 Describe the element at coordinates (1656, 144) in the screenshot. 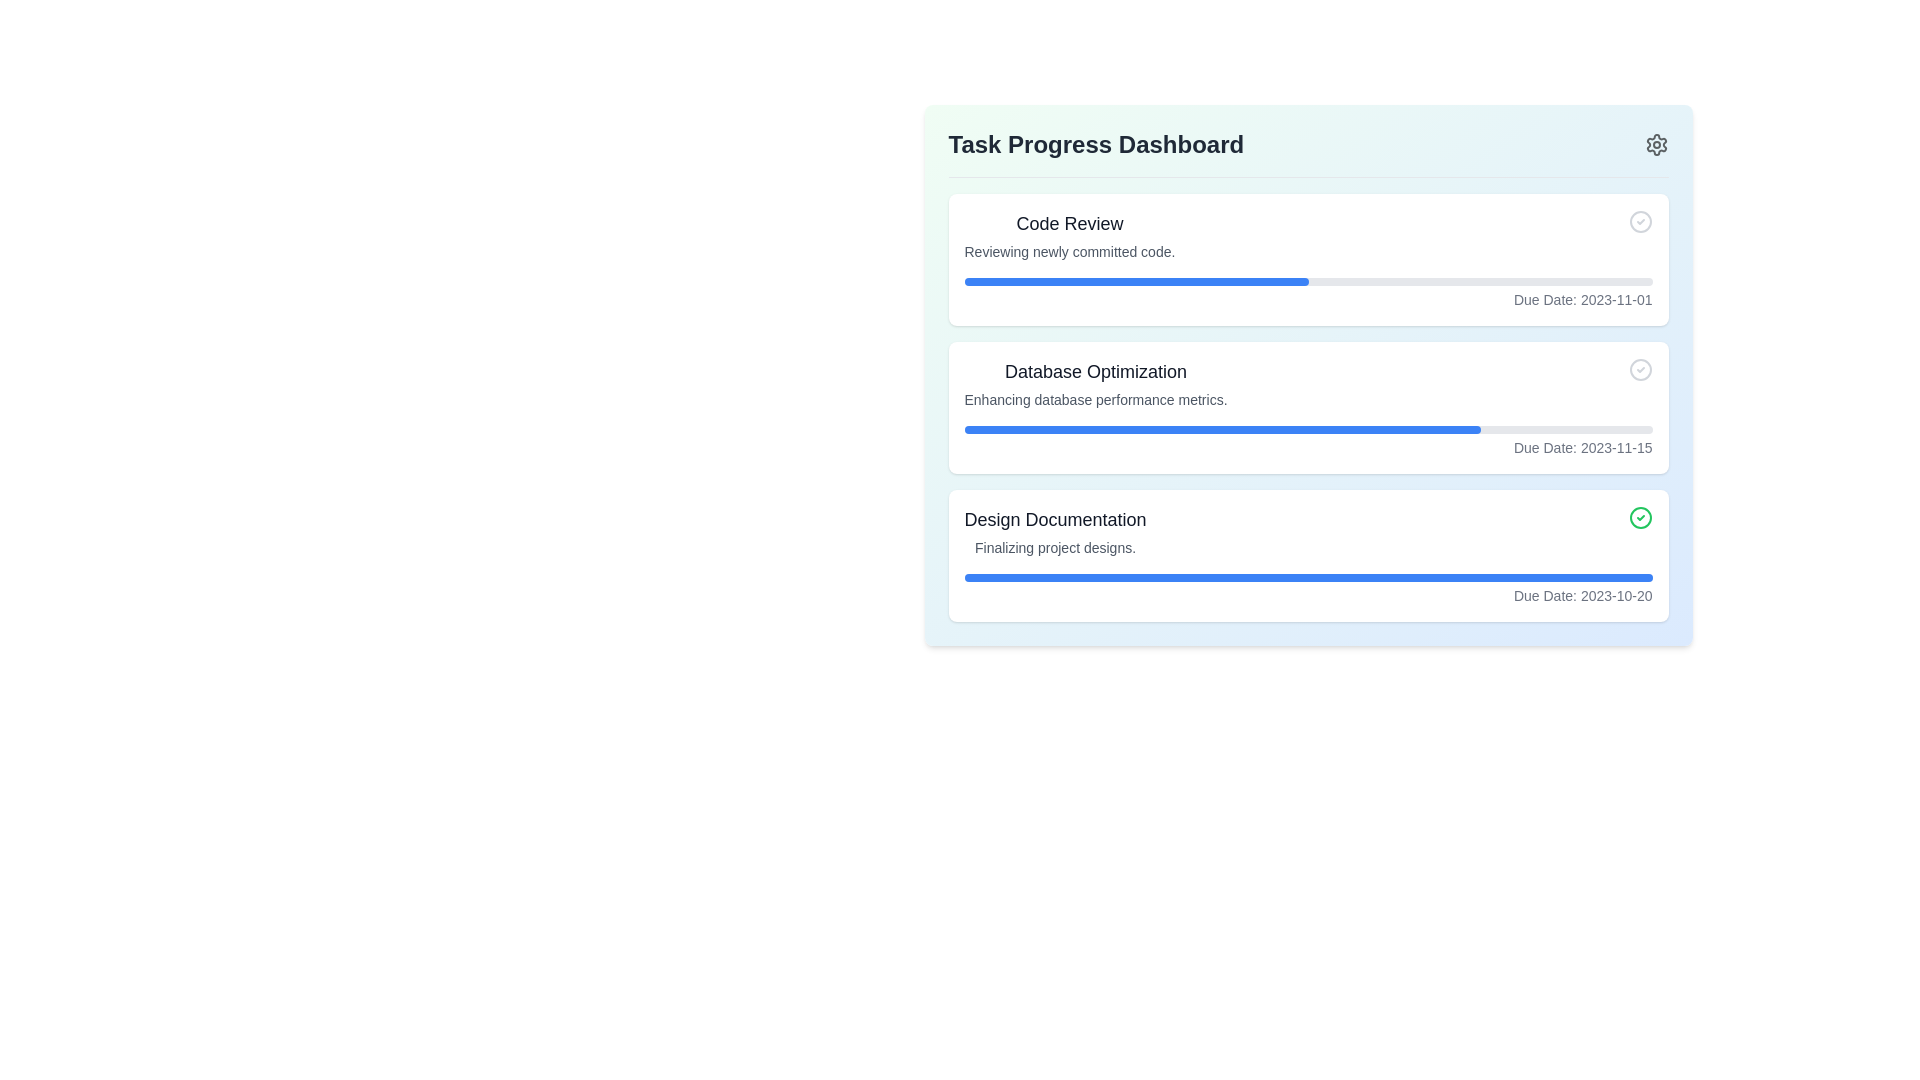

I see `the settings SVG icon located at the top-right corner of the Task Progress Dashboard` at that location.